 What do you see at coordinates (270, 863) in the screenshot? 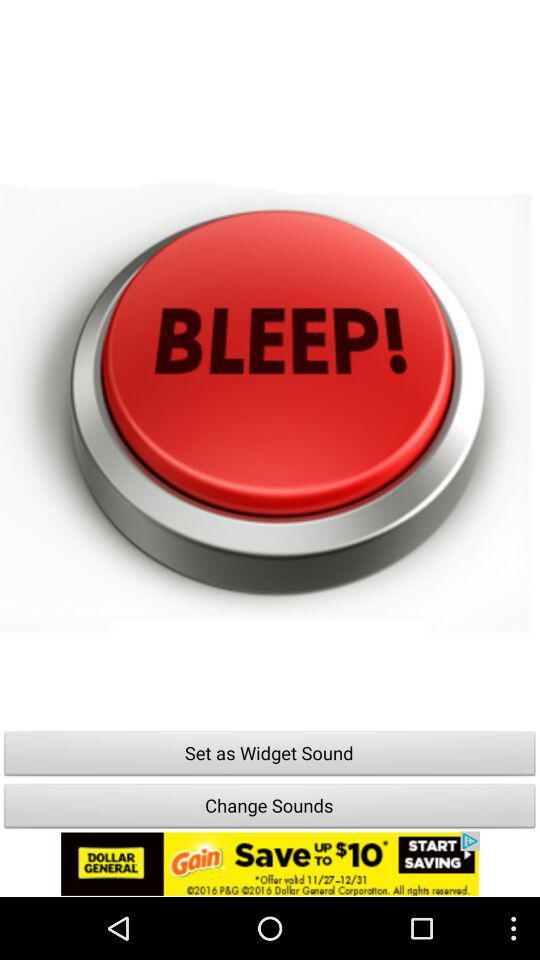
I see `icone` at bounding box center [270, 863].